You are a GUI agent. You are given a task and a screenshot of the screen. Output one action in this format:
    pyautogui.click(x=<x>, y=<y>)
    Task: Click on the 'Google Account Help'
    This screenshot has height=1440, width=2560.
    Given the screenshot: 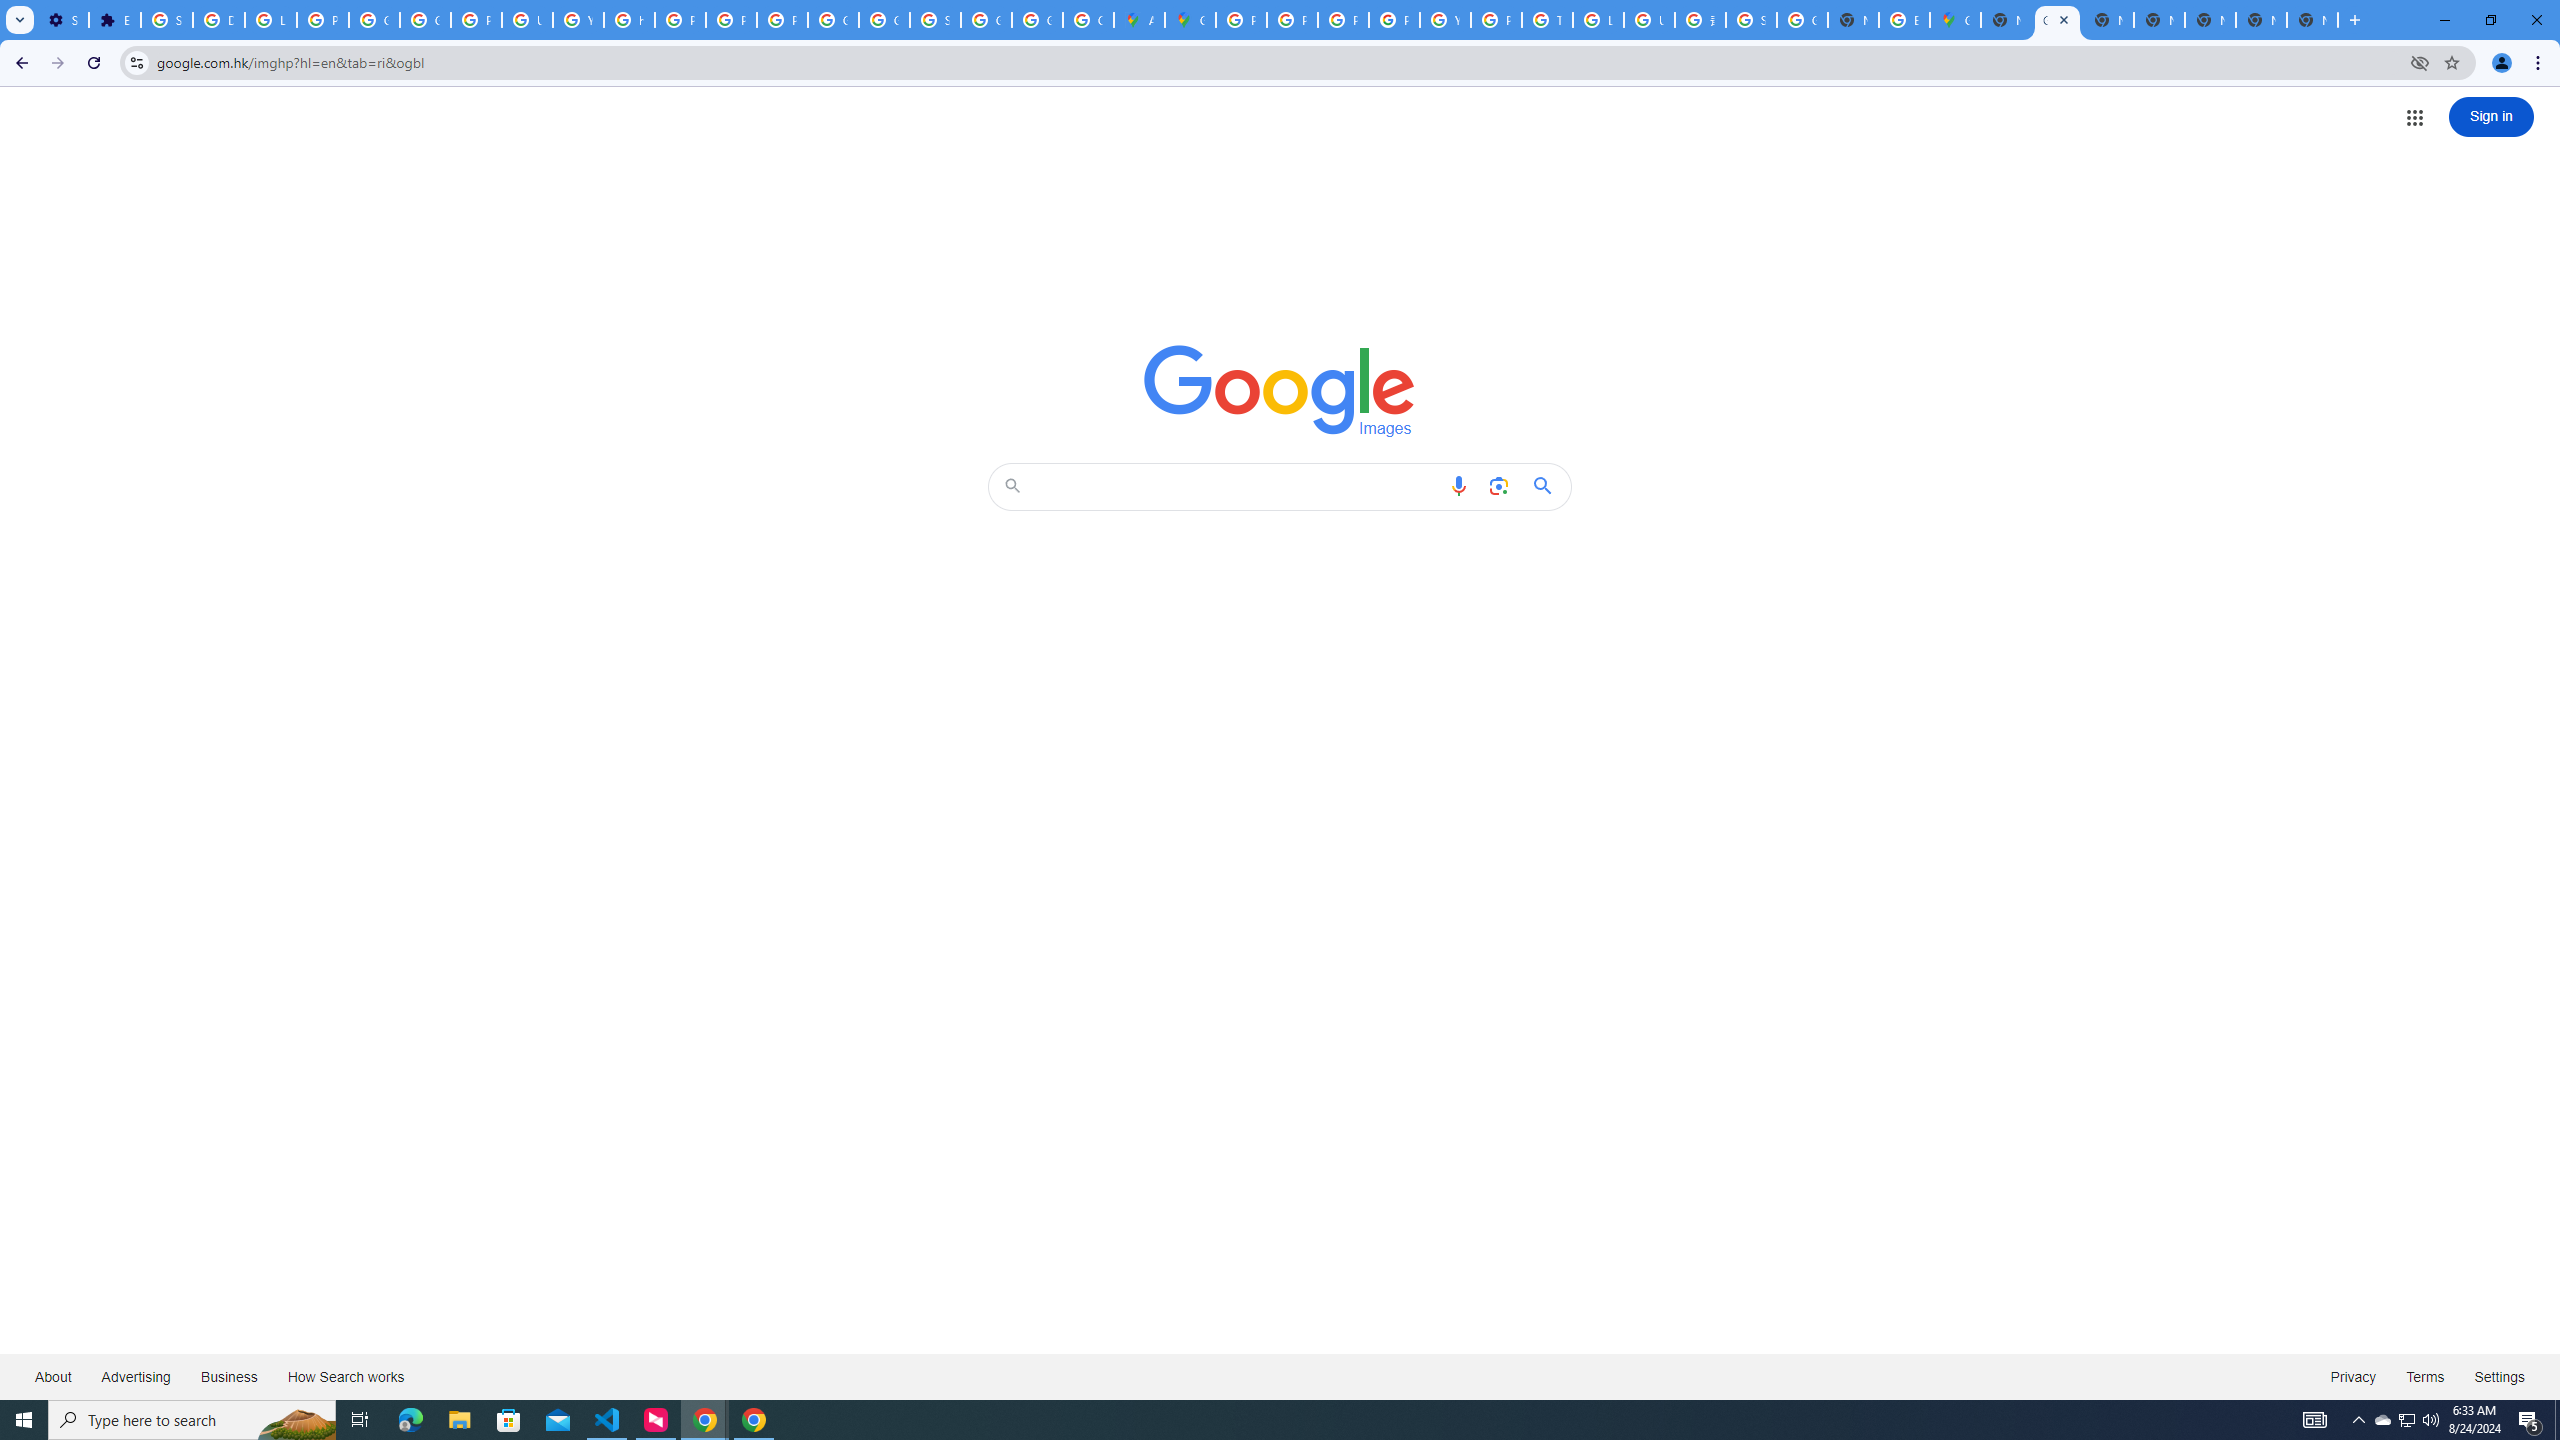 What is the action you would take?
    pyautogui.click(x=375, y=19)
    